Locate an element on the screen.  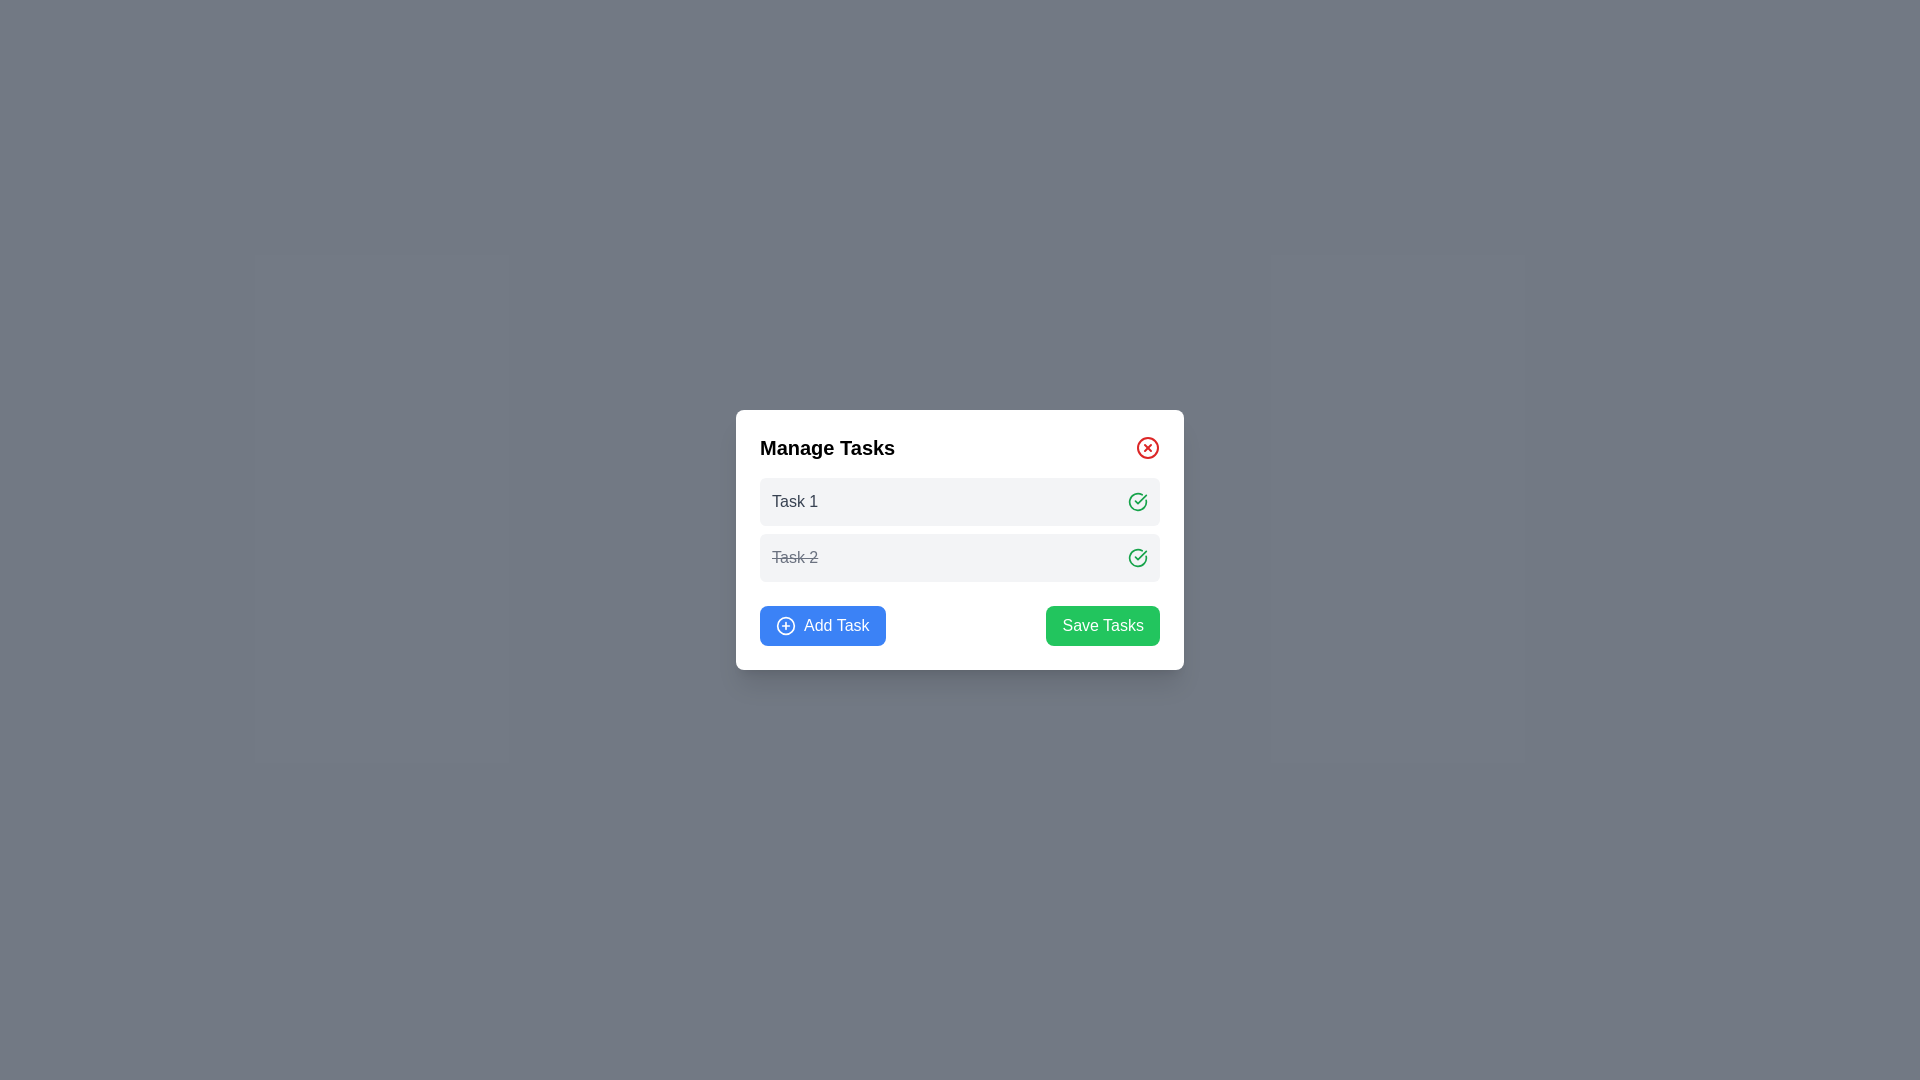
the Text header in the modal dialog that indicates task management is located at coordinates (827, 446).